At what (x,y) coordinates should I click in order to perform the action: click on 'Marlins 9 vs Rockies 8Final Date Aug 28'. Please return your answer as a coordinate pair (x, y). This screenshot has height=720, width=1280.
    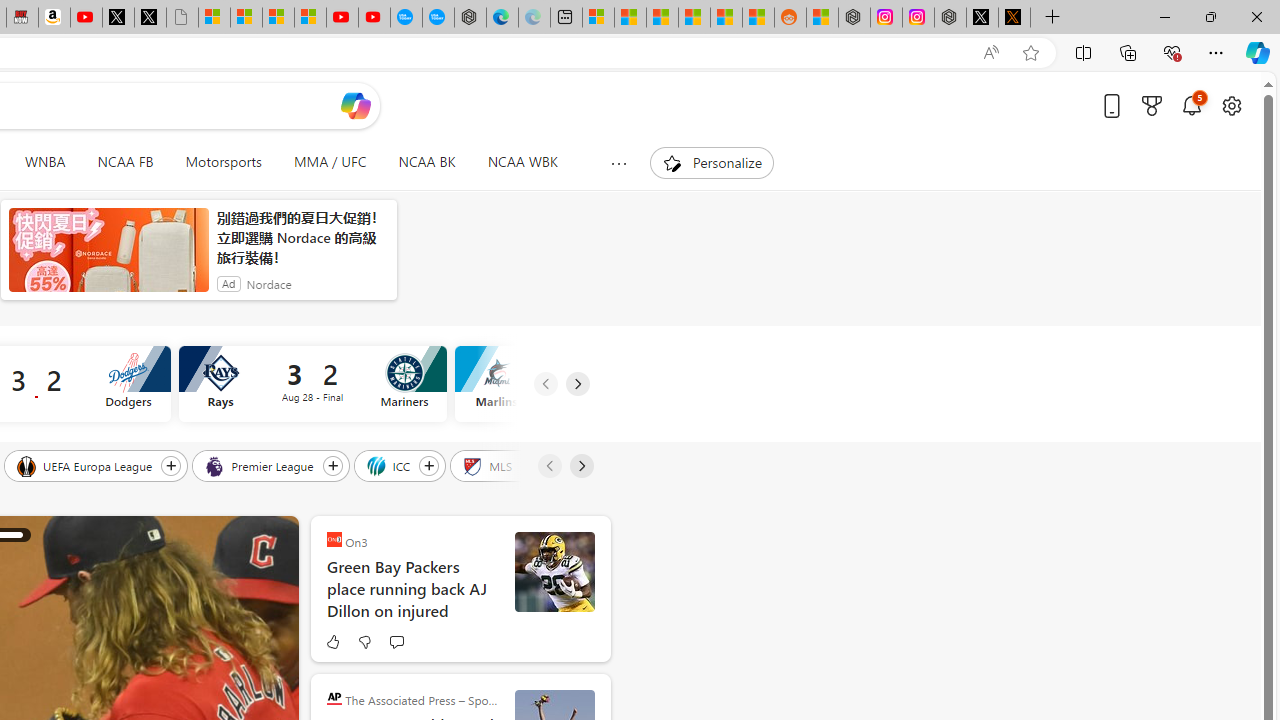
    Looking at the image, I should click on (587, 384).